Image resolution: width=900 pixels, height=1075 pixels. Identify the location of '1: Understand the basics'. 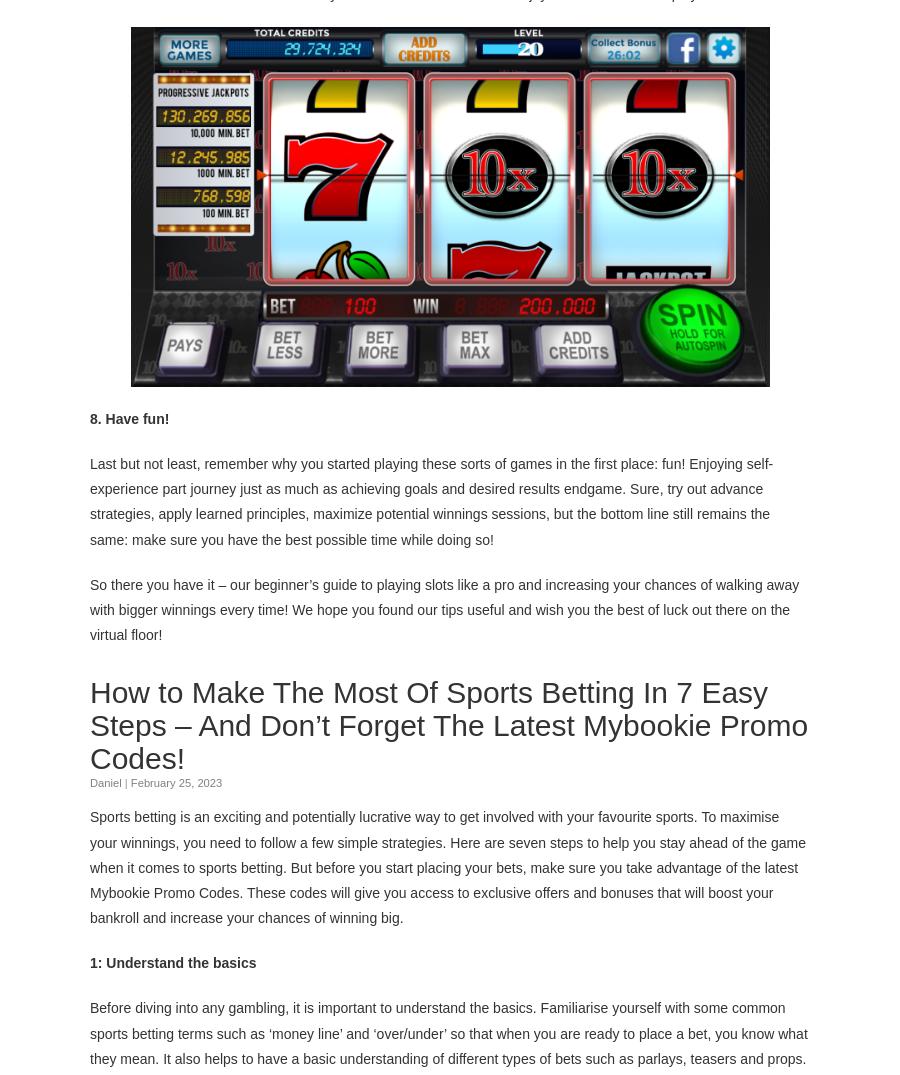
(172, 962).